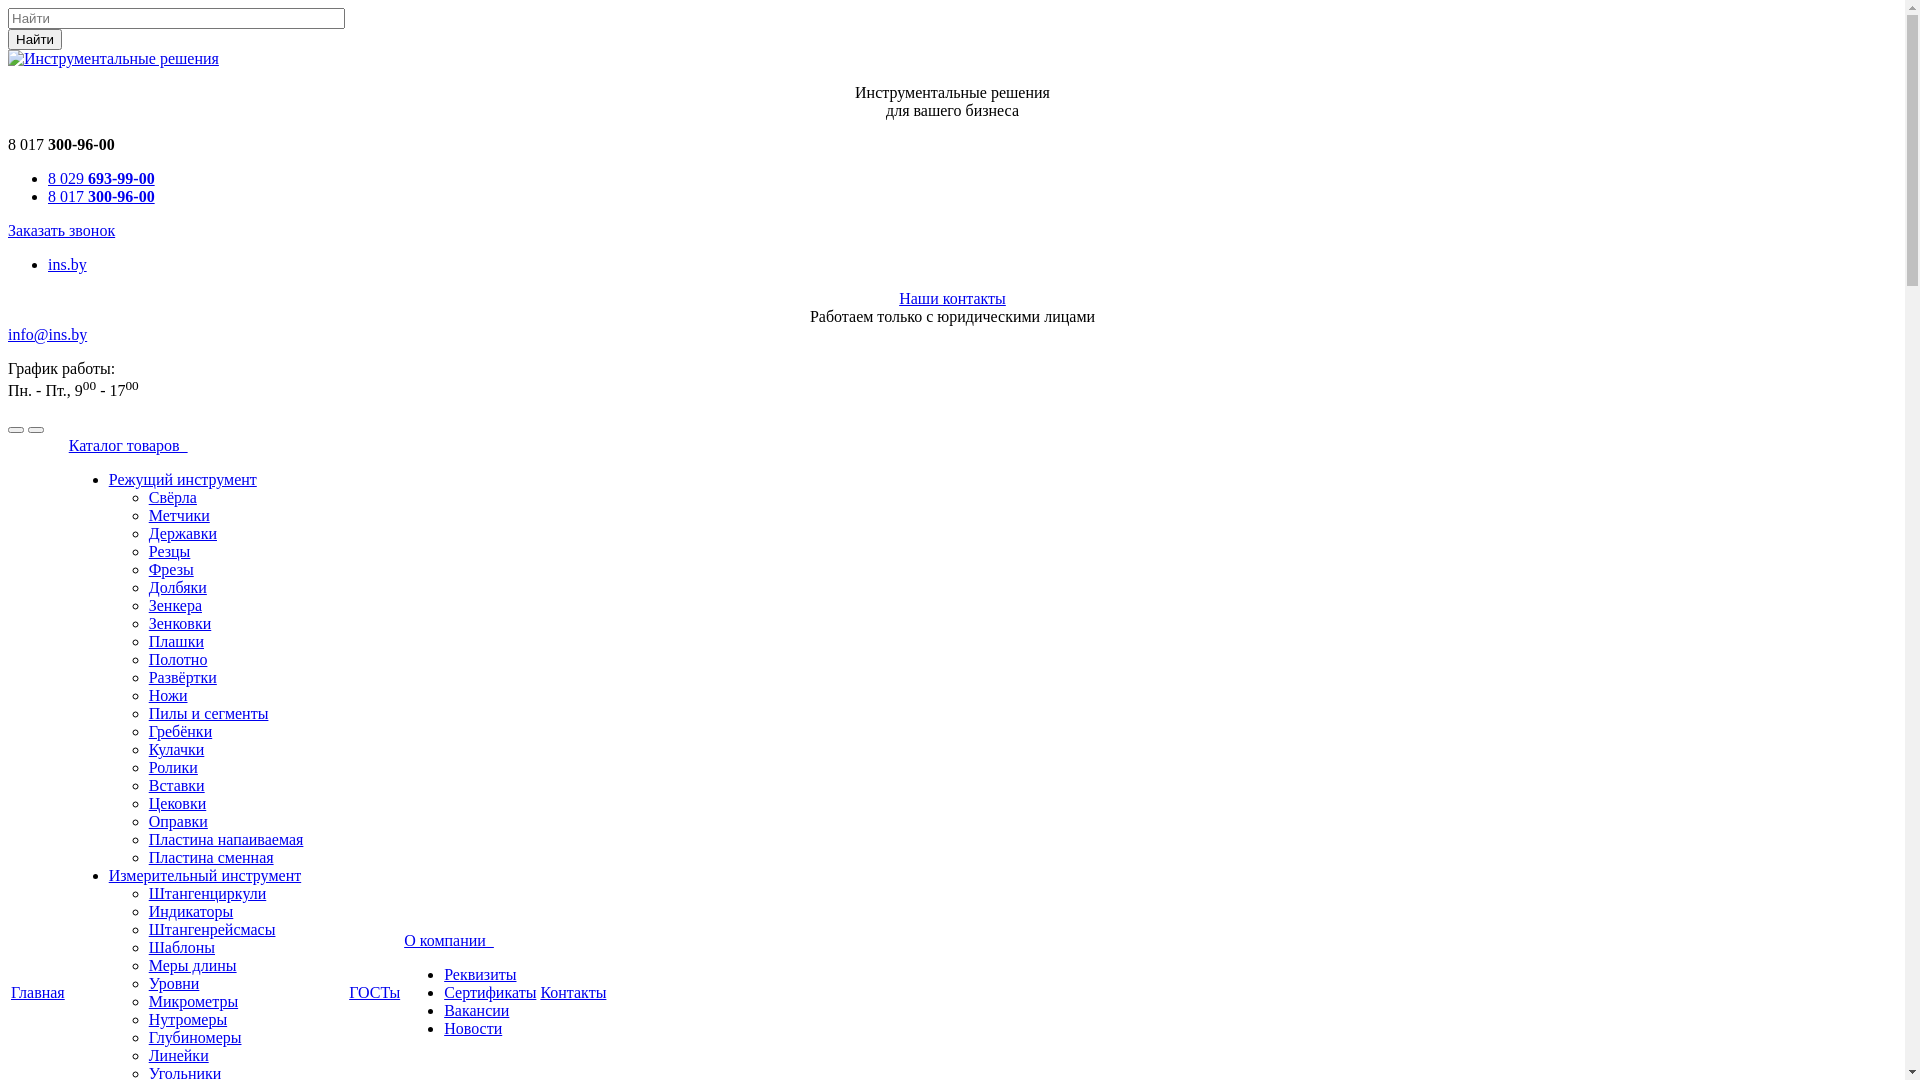 This screenshot has width=1920, height=1080. What do you see at coordinates (48, 177) in the screenshot?
I see `'8 029 693-99-00'` at bounding box center [48, 177].